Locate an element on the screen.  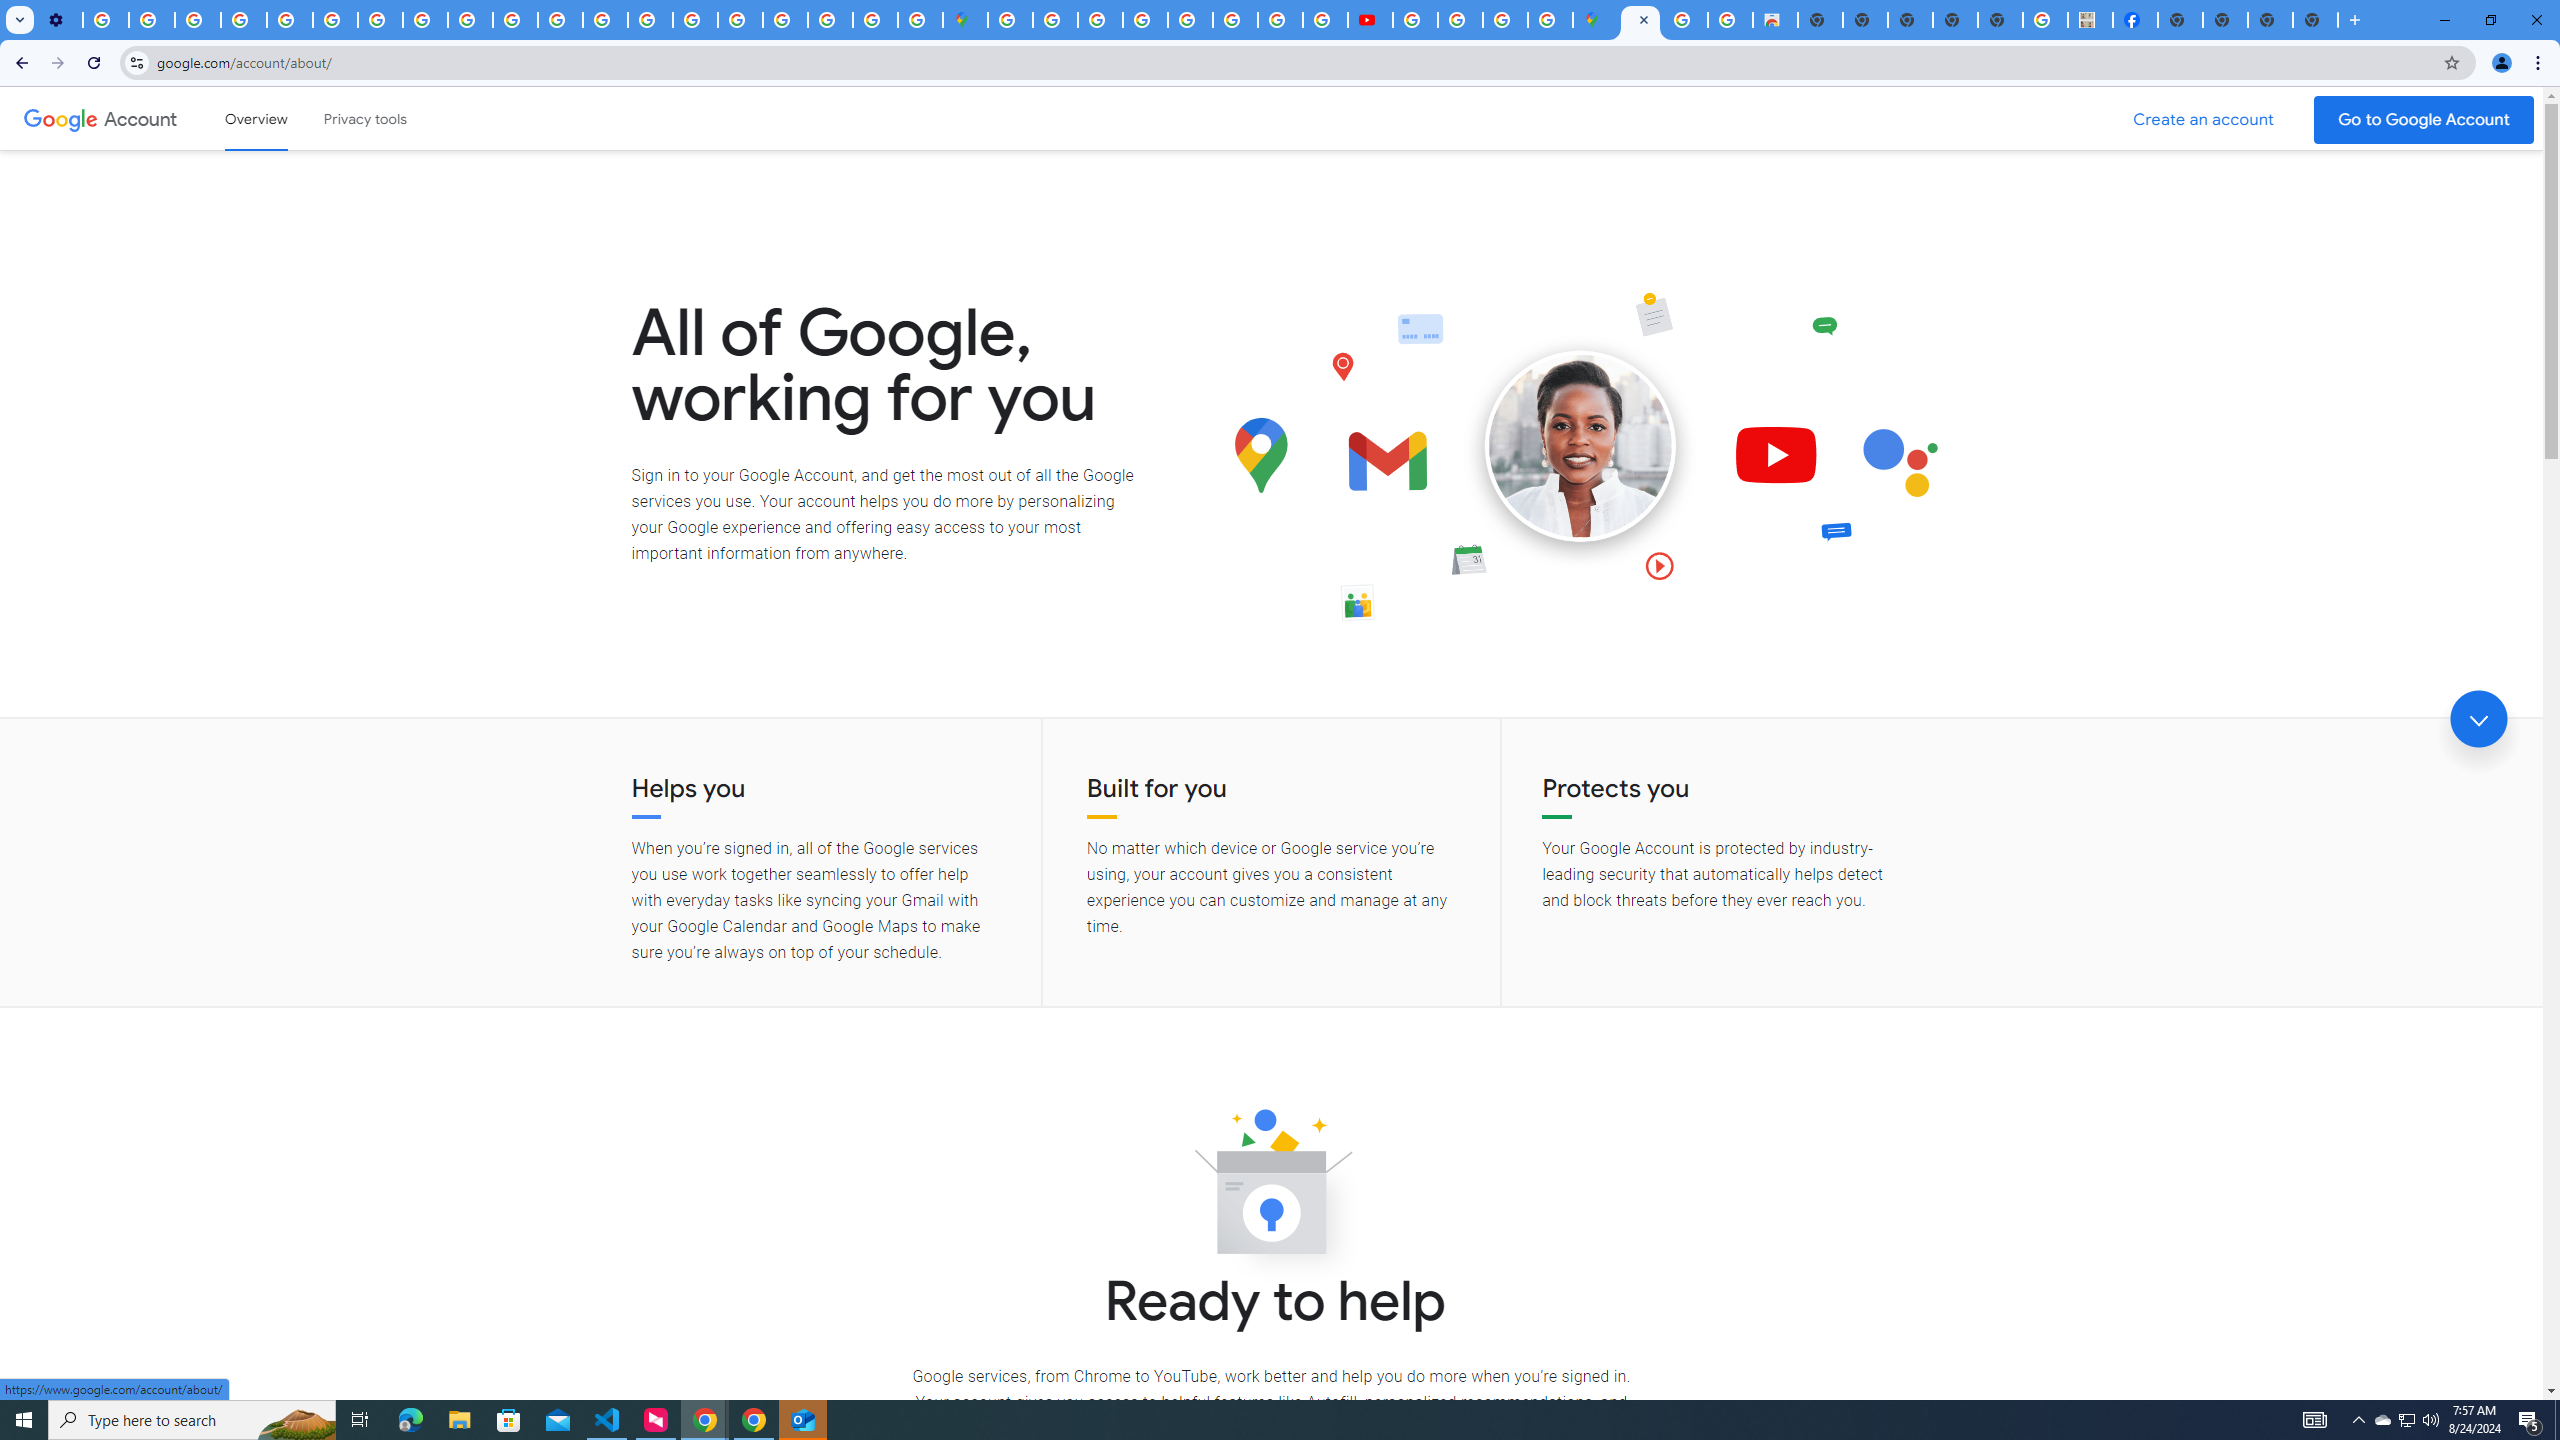
'How Chrome protects your passwords - Google Chrome Help' is located at coordinates (1414, 19).